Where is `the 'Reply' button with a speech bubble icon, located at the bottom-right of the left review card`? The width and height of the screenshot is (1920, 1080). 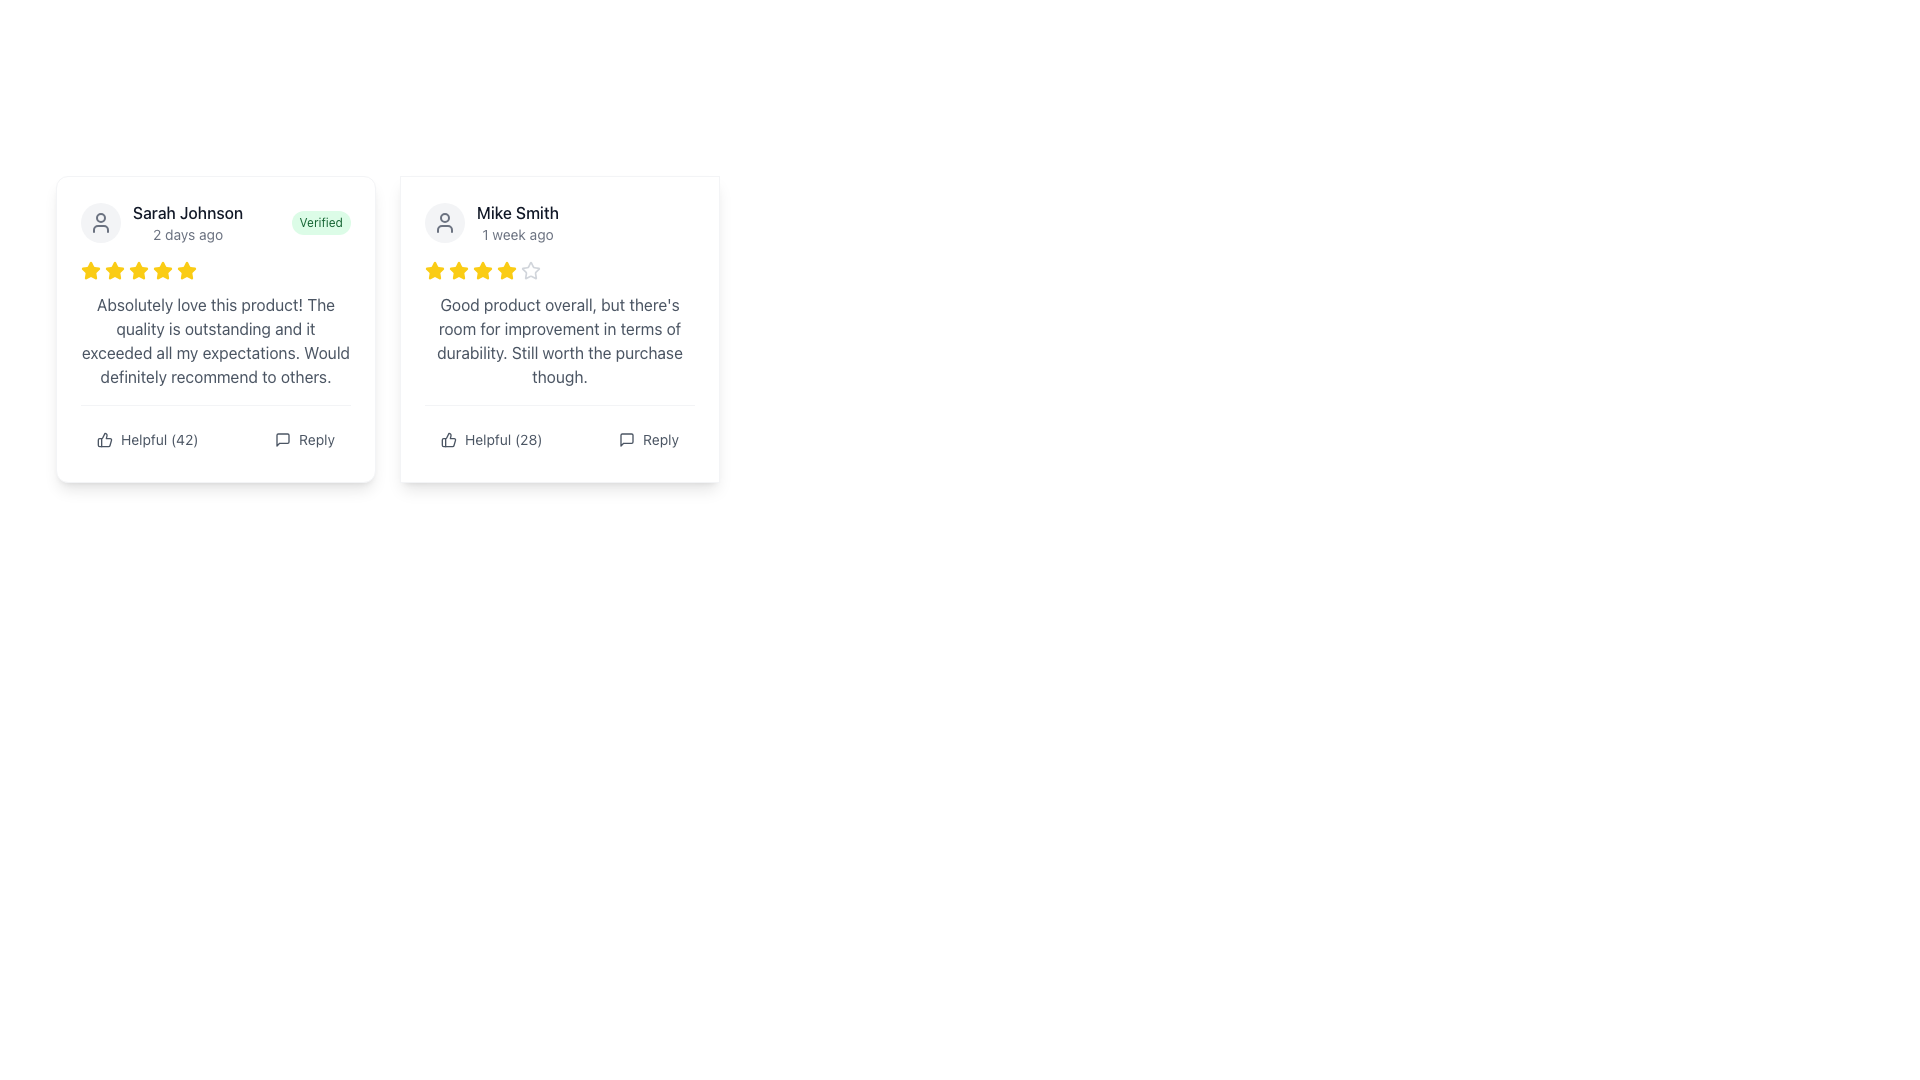 the 'Reply' button with a speech bubble icon, located at the bottom-right of the left review card is located at coordinates (304, 438).